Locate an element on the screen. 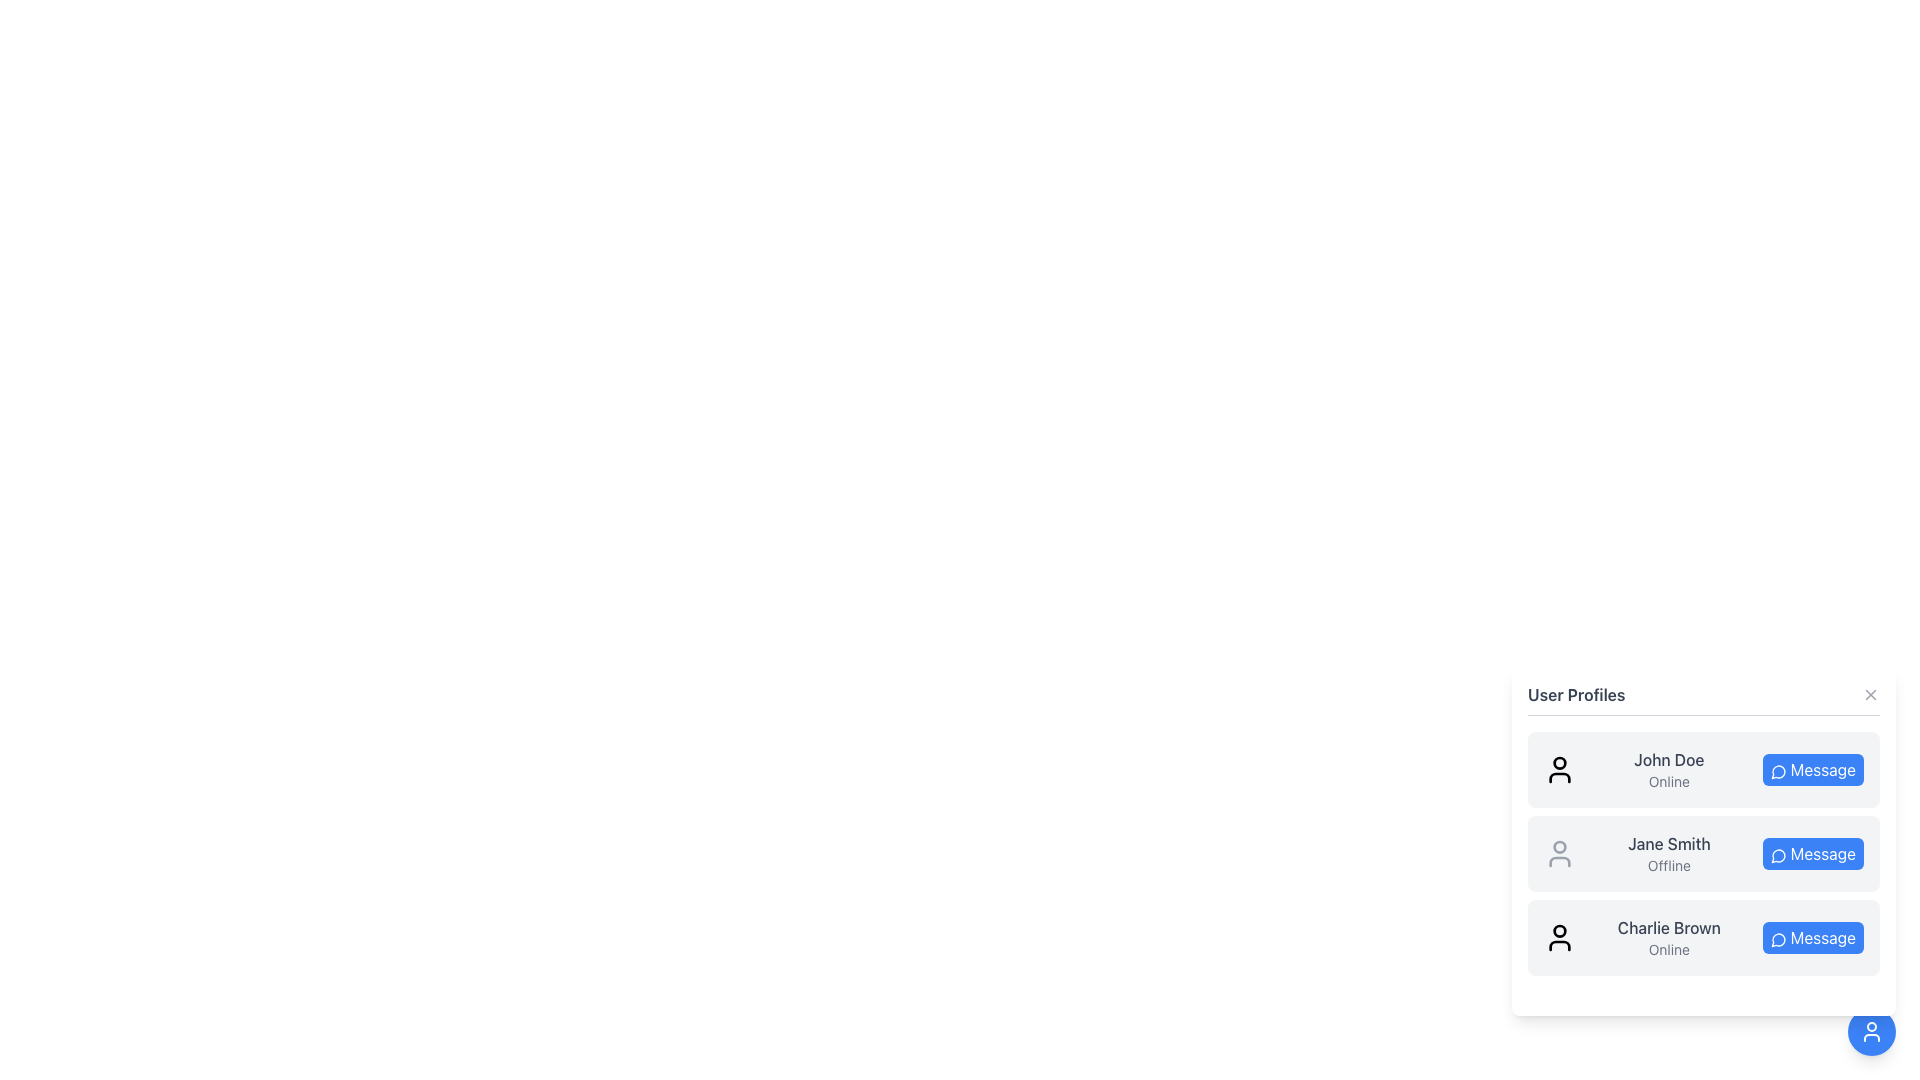 The height and width of the screenshot is (1080, 1920). the messaging icon button located to the right of 'Charlie Brown' in the user profiles list to initiate a message is located at coordinates (1777, 940).